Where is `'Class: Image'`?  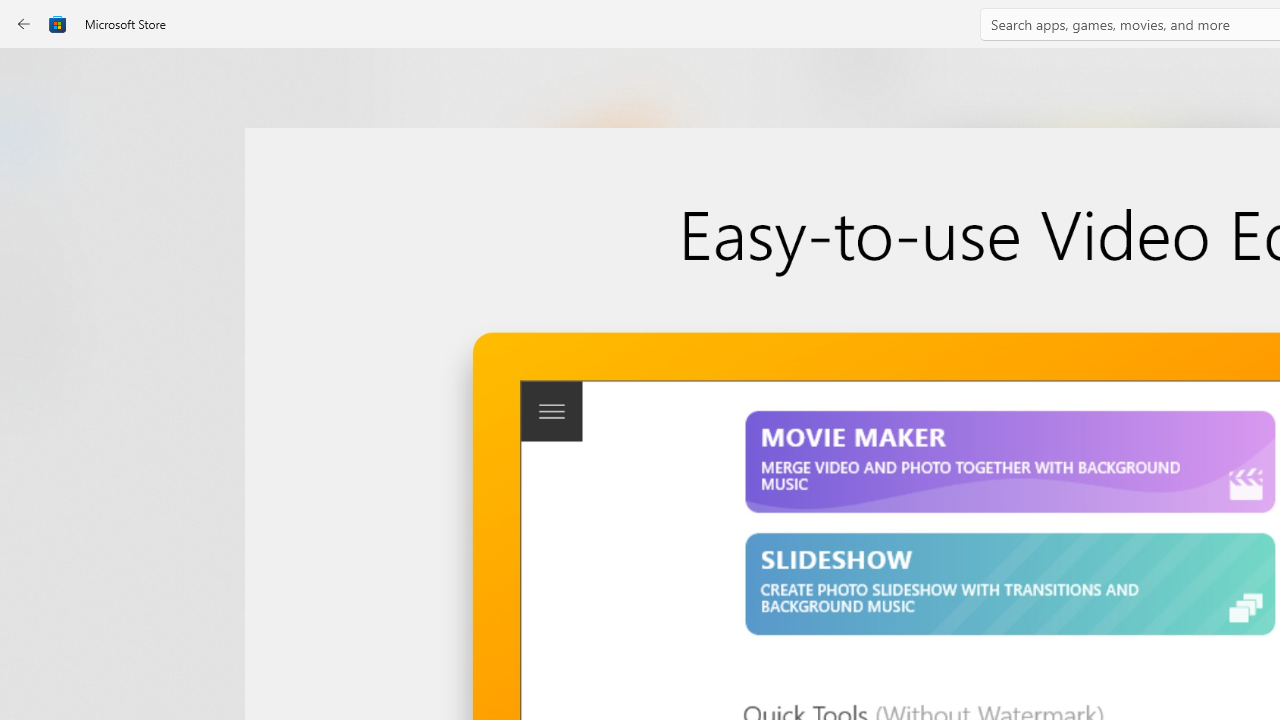
'Class: Image' is located at coordinates (58, 24).